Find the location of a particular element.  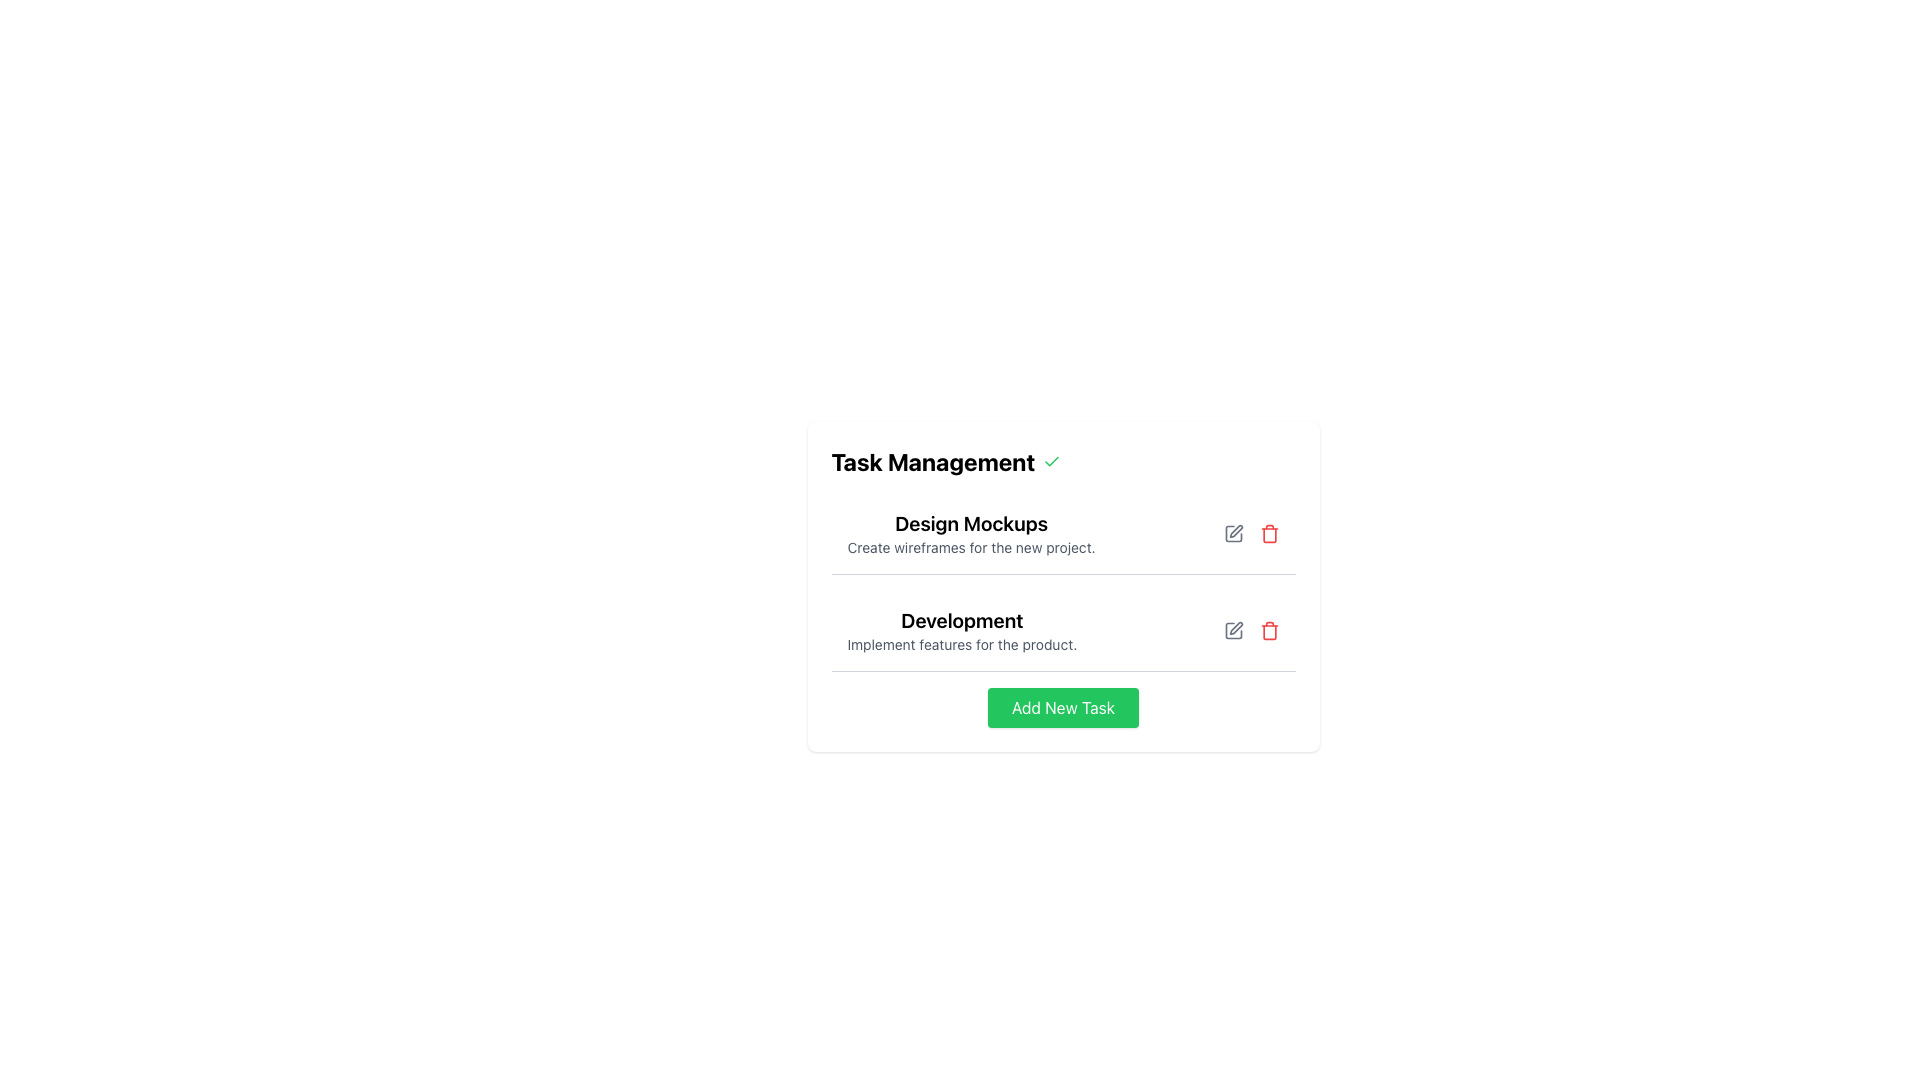

the text label 'Design Mockups', which is a bold heading in a larger font size, indicating the primary title of the first task in the task management interface is located at coordinates (971, 523).